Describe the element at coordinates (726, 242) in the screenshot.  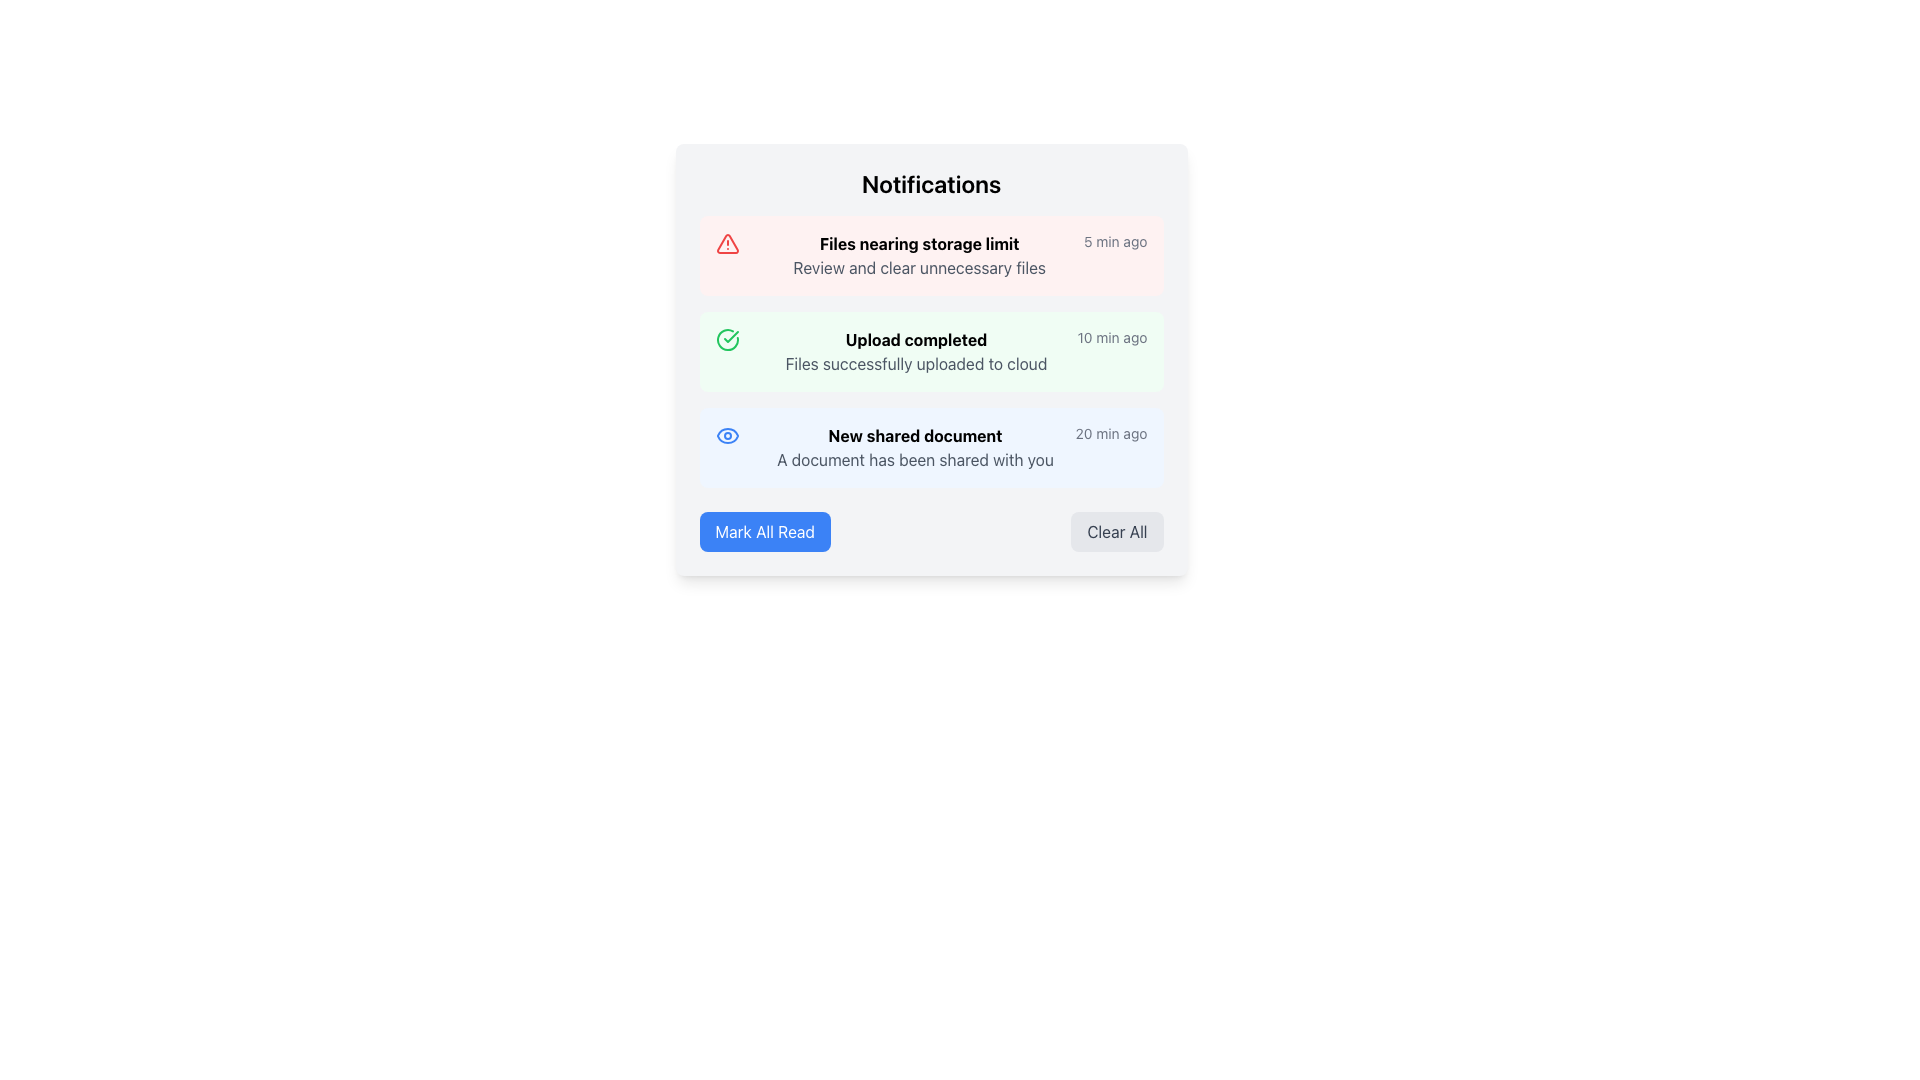
I see `the reddish triangular icon with a hollow stroke outline featuring an exclamation design` at that location.